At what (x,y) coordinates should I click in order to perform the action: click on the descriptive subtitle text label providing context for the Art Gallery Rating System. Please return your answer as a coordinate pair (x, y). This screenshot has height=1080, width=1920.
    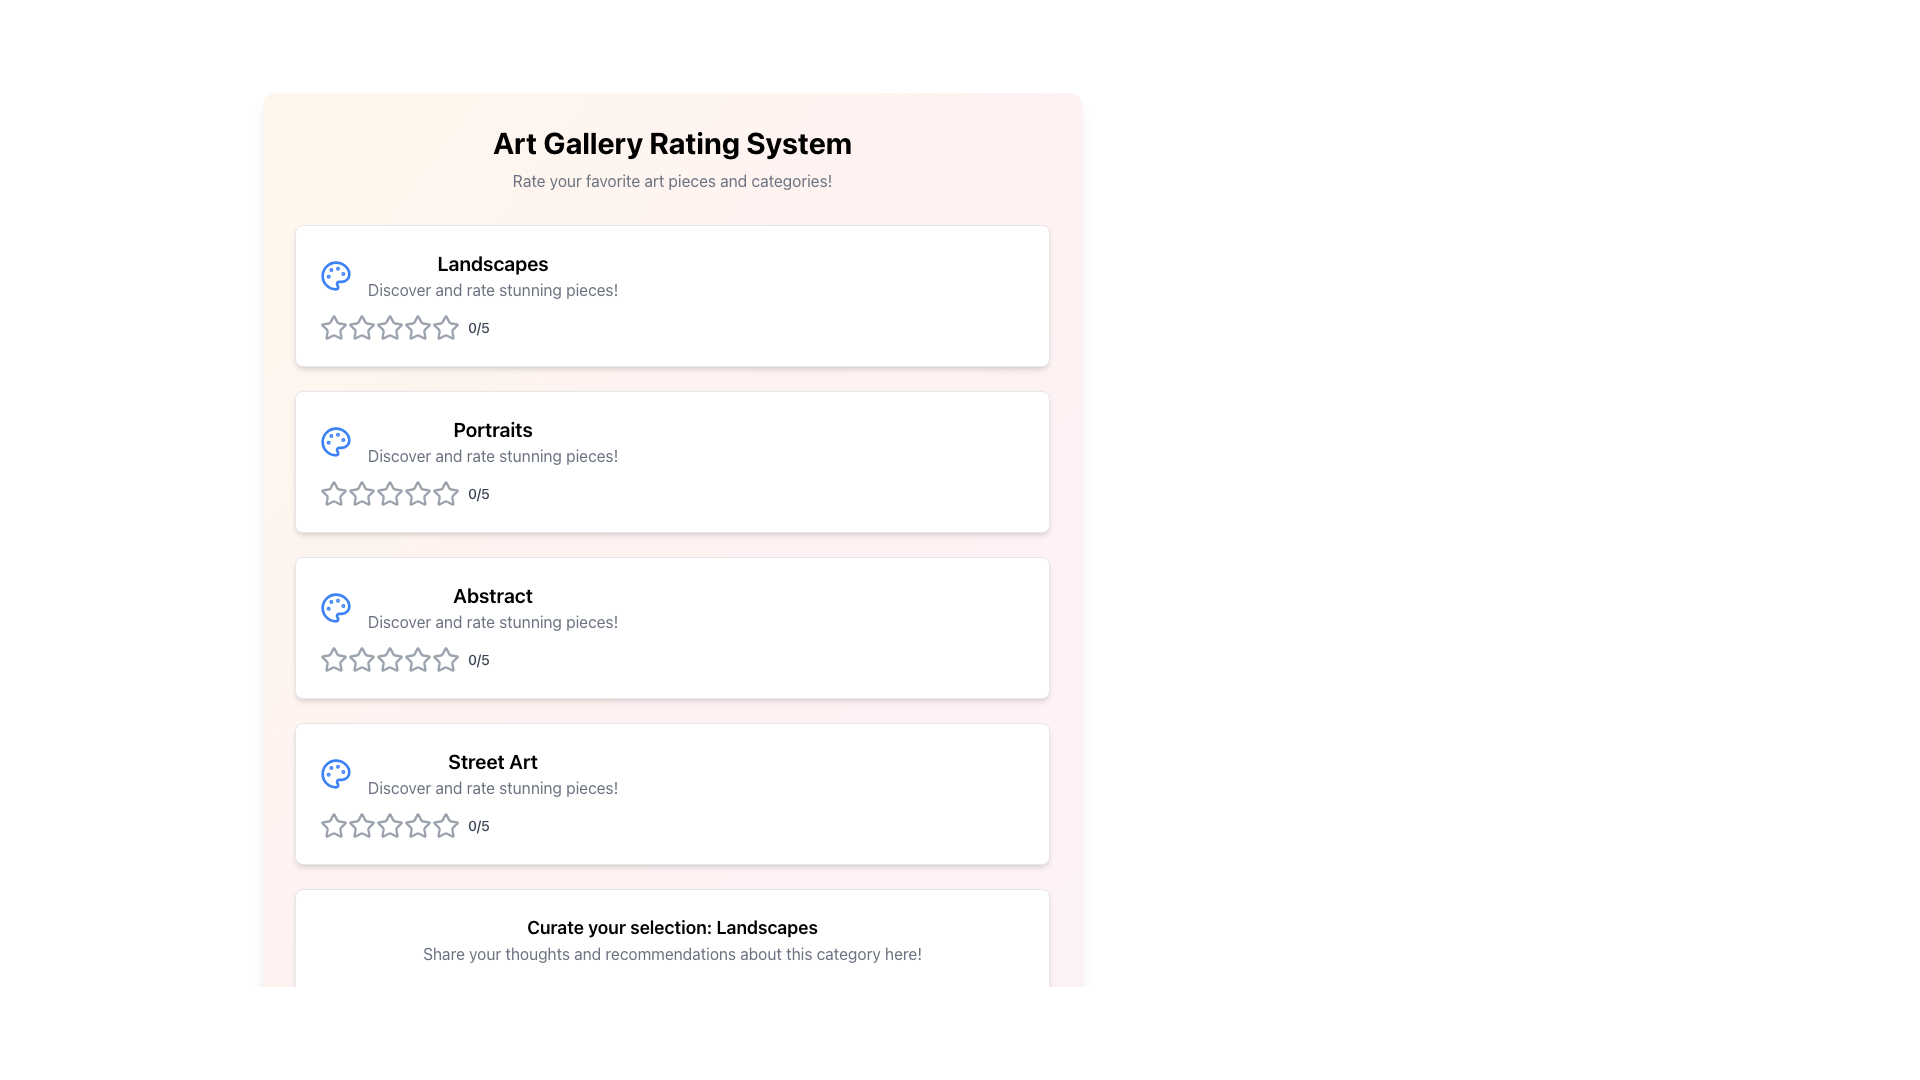
    Looking at the image, I should click on (672, 181).